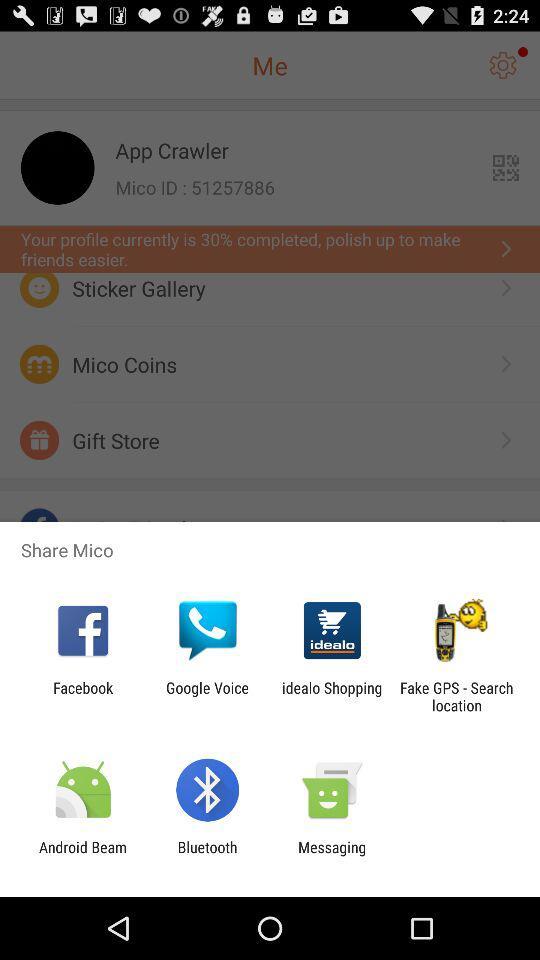 The height and width of the screenshot is (960, 540). I want to click on item next to the google voice icon, so click(82, 696).